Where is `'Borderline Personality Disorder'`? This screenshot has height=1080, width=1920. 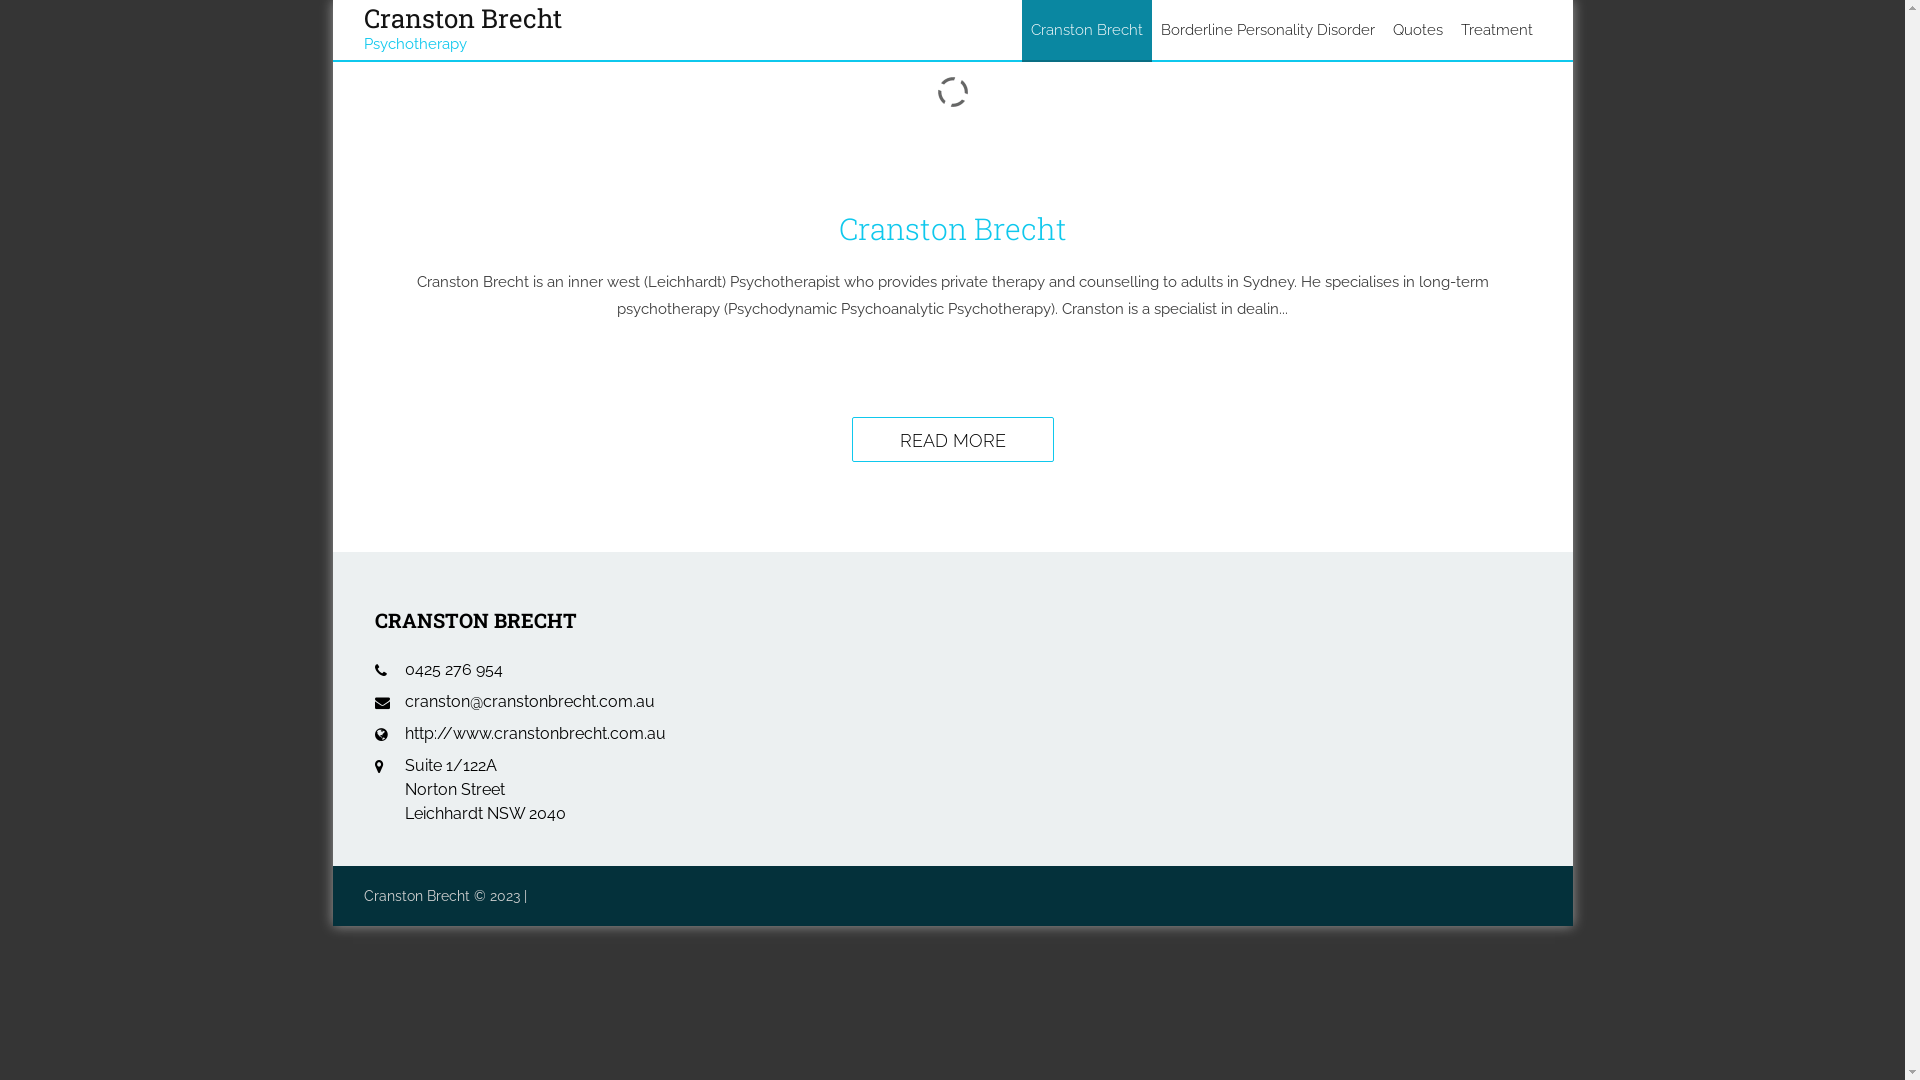
'Borderline Personality Disorder' is located at coordinates (1266, 30).